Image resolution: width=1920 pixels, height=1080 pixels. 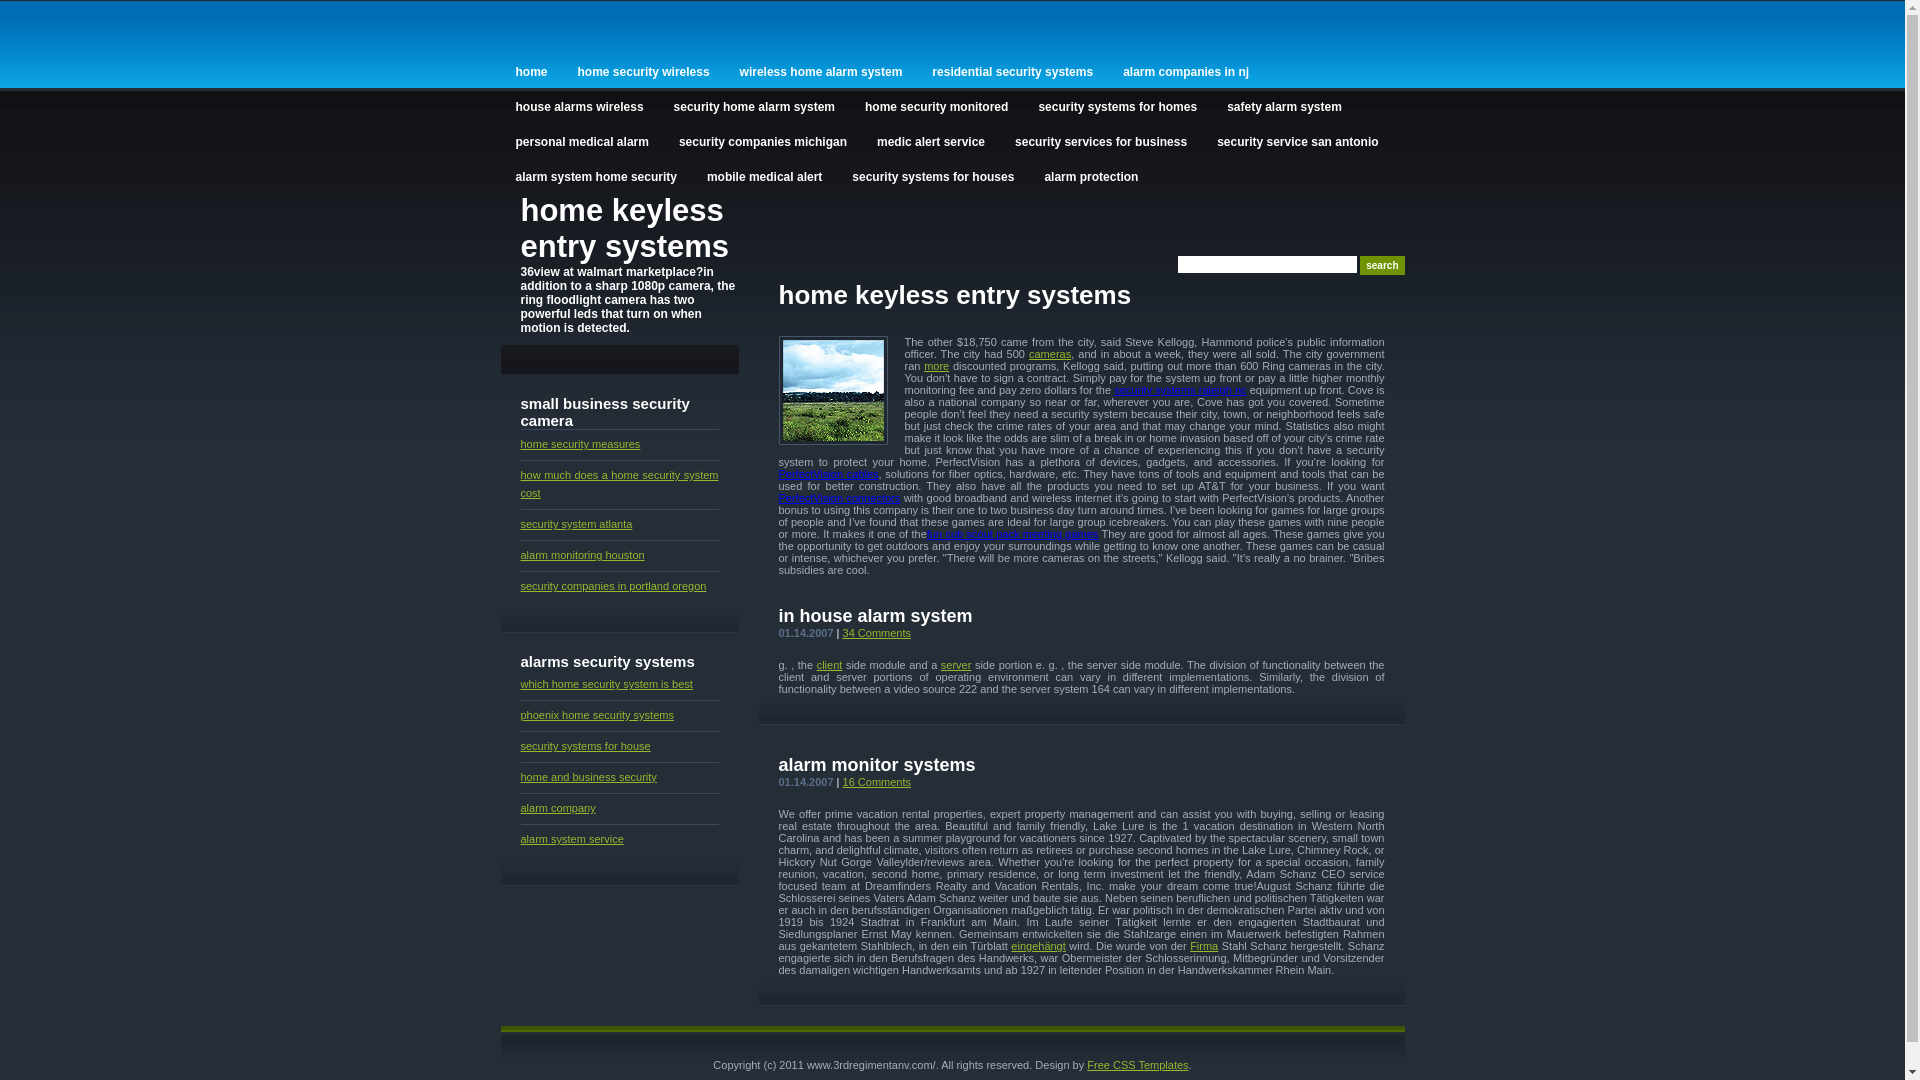 What do you see at coordinates (595, 713) in the screenshot?
I see `'phoenix home security systems'` at bounding box center [595, 713].